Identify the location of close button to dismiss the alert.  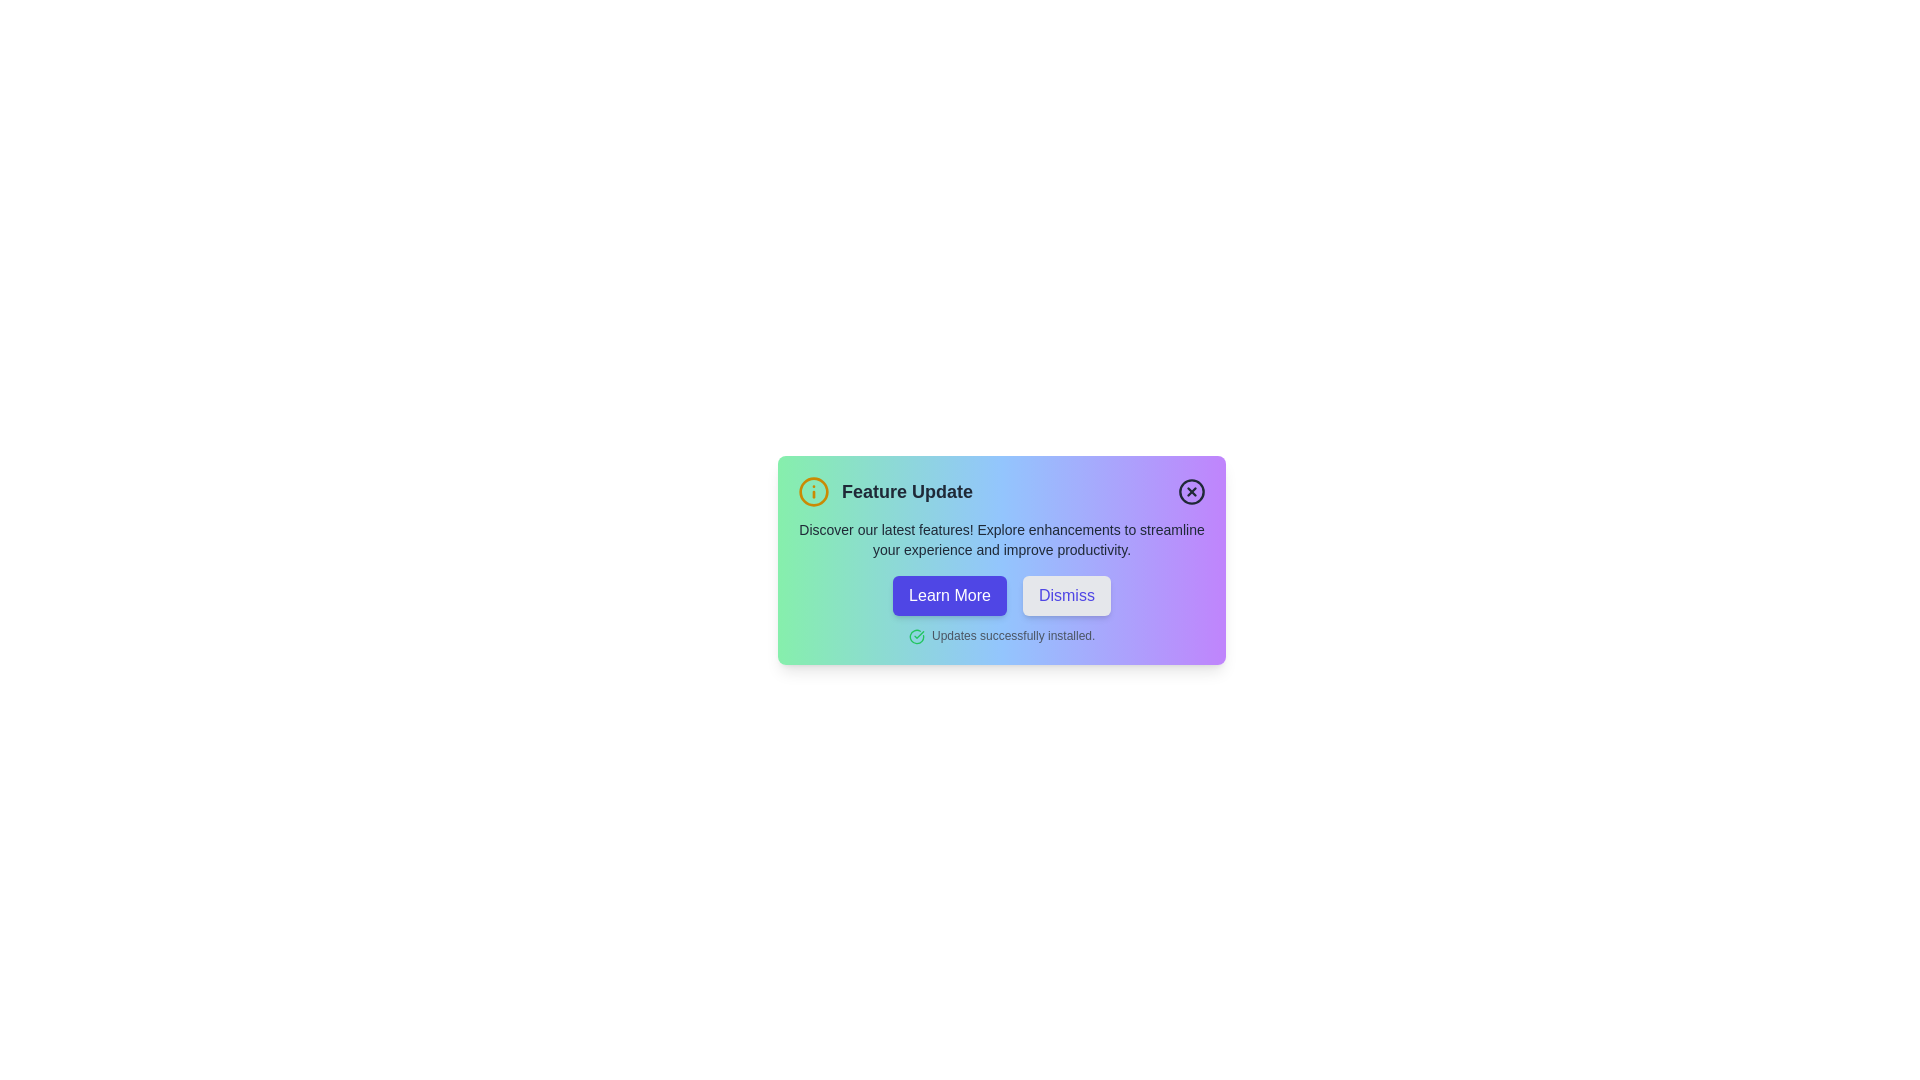
(1191, 492).